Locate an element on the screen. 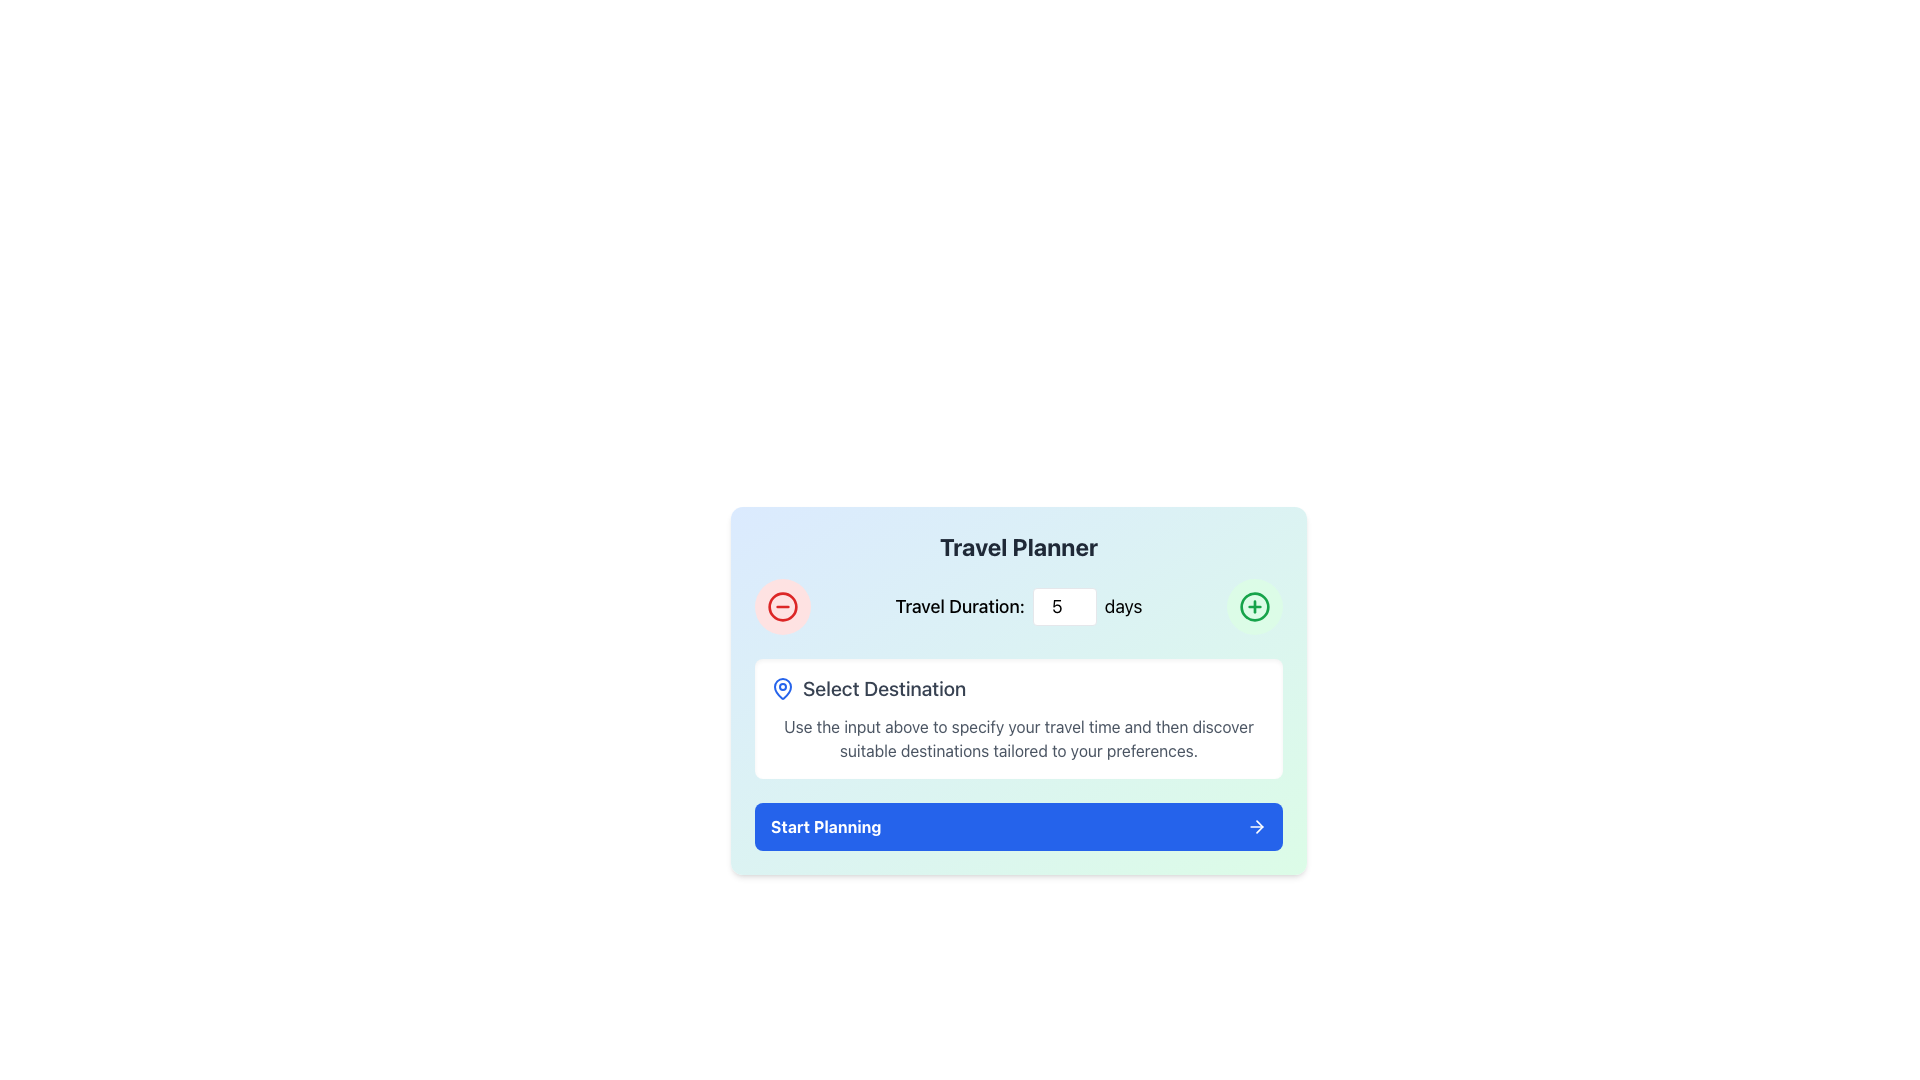 Image resolution: width=1920 pixels, height=1080 pixels. the blue rectangular button containing the text label that initiates the planning process, located near the bottom of the interface is located at coordinates (826, 826).